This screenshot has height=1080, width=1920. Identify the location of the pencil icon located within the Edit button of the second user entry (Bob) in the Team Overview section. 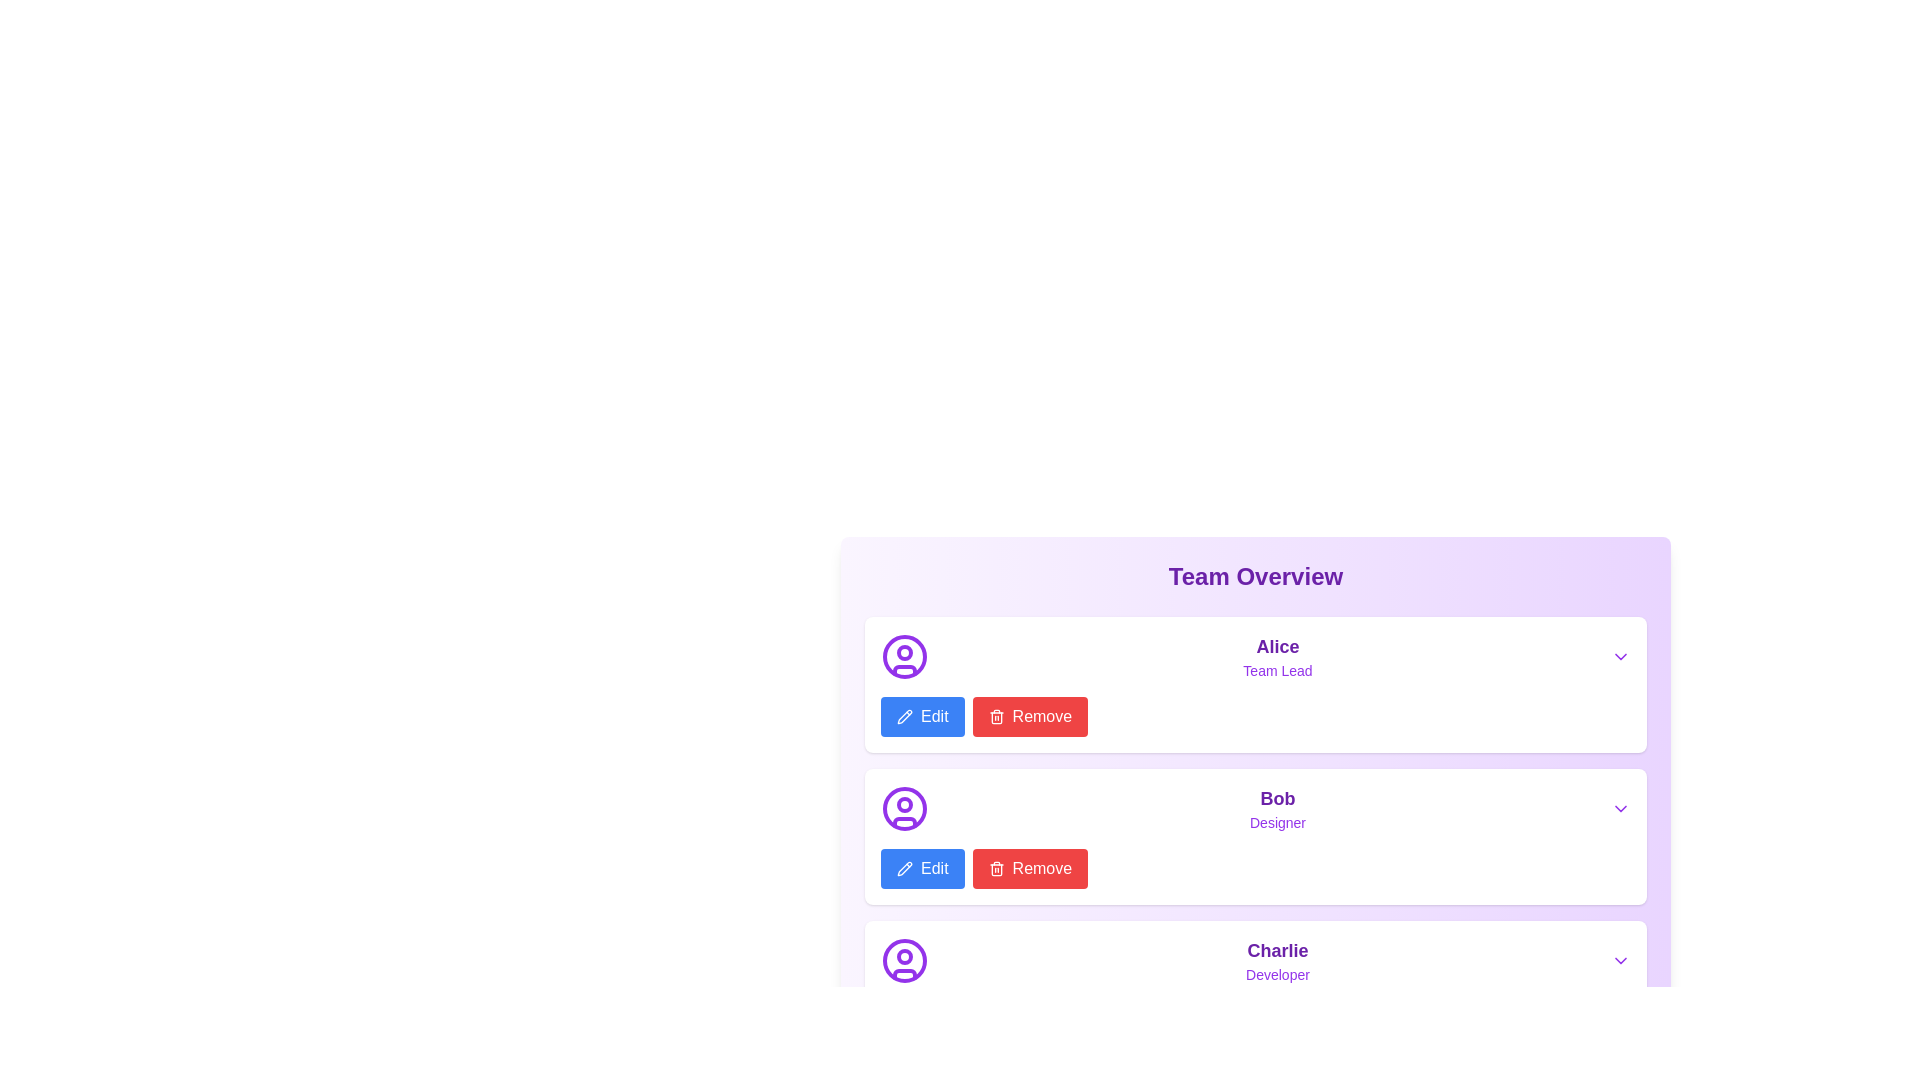
(904, 867).